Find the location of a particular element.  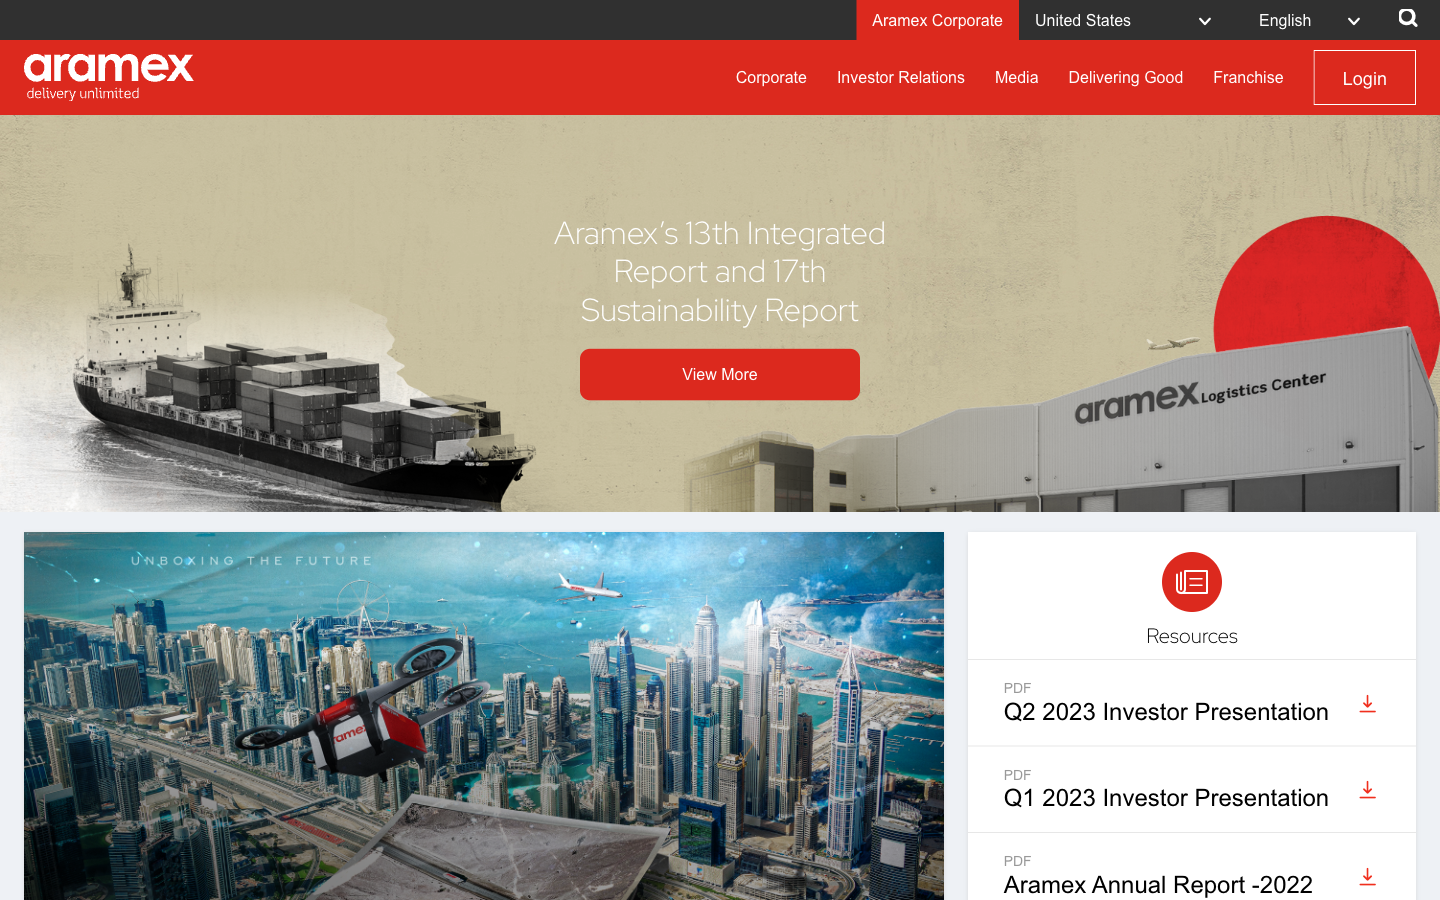

the view more button for Aramex’s 13th Integrated Report and 17th Sustainability Report is located at coordinates (720, 374).